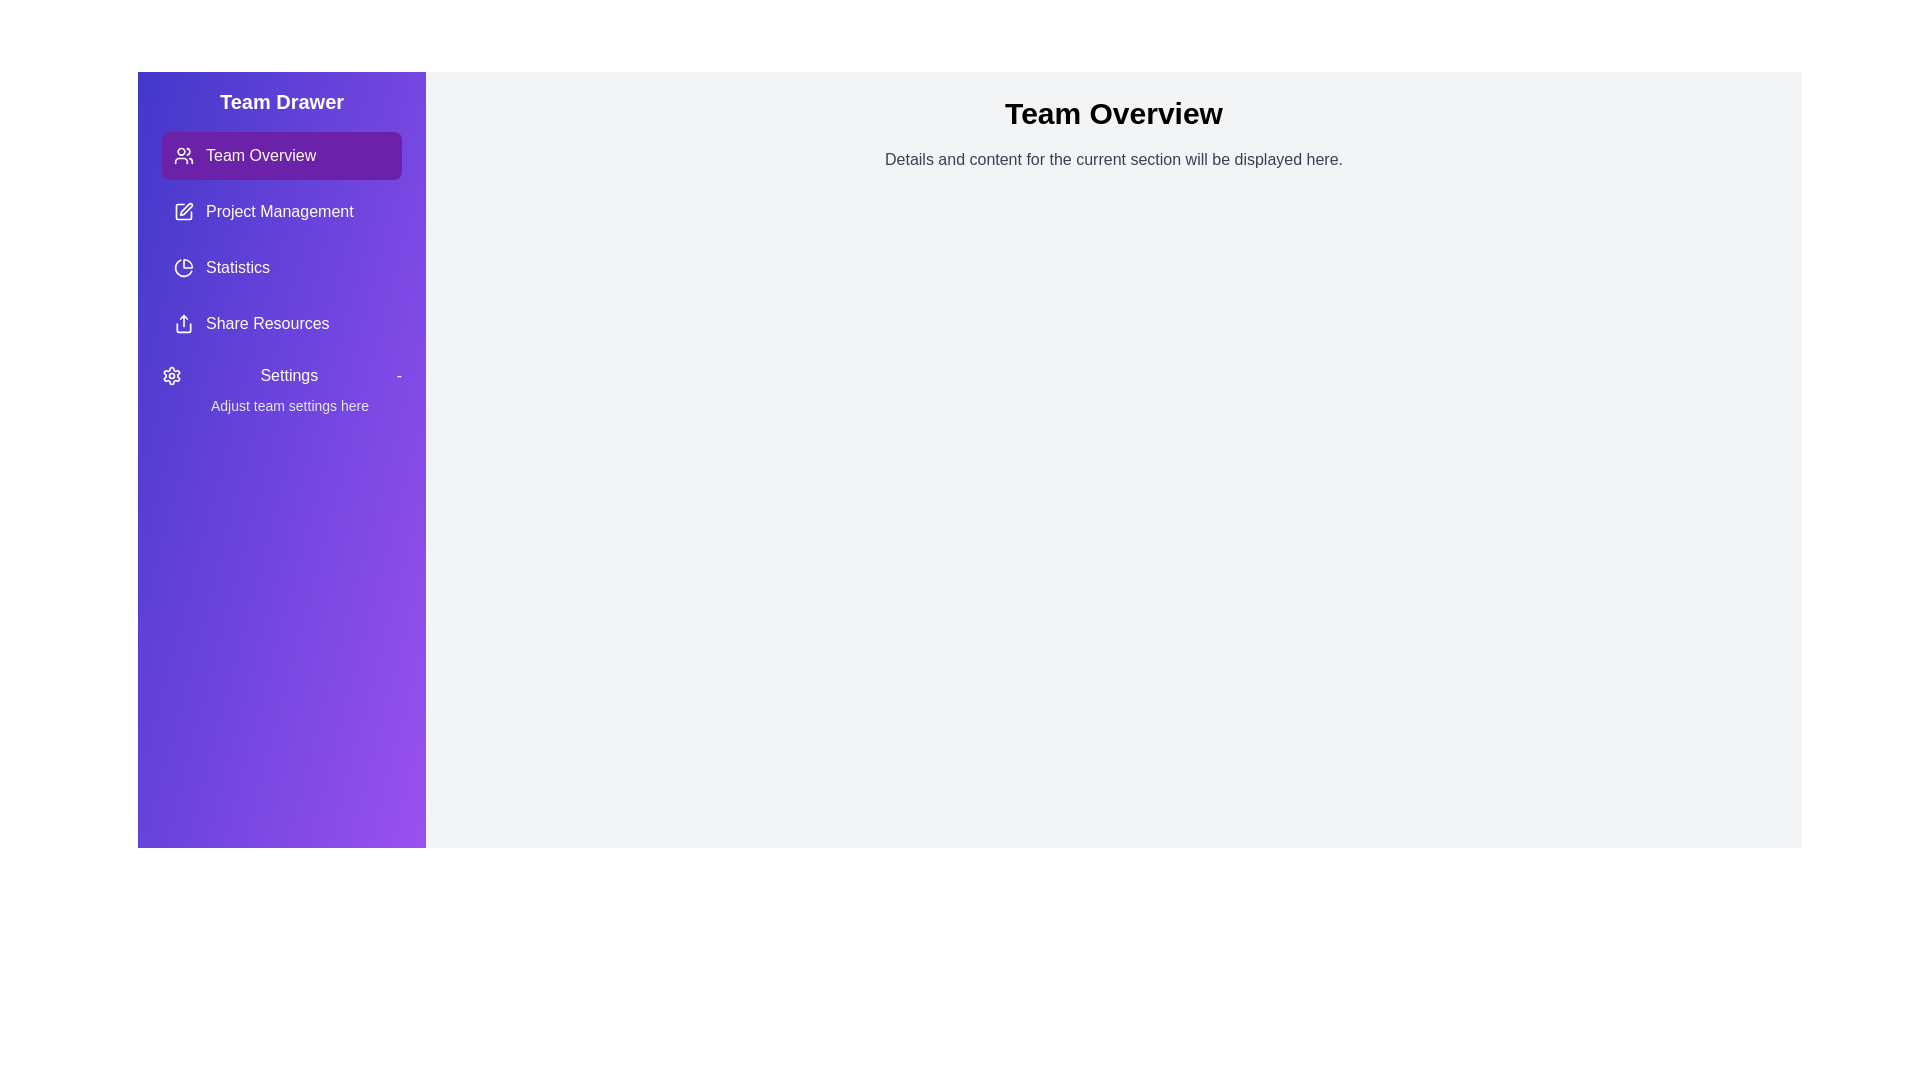 This screenshot has width=1920, height=1080. I want to click on the tab Project Management to switch to that section, so click(281, 212).